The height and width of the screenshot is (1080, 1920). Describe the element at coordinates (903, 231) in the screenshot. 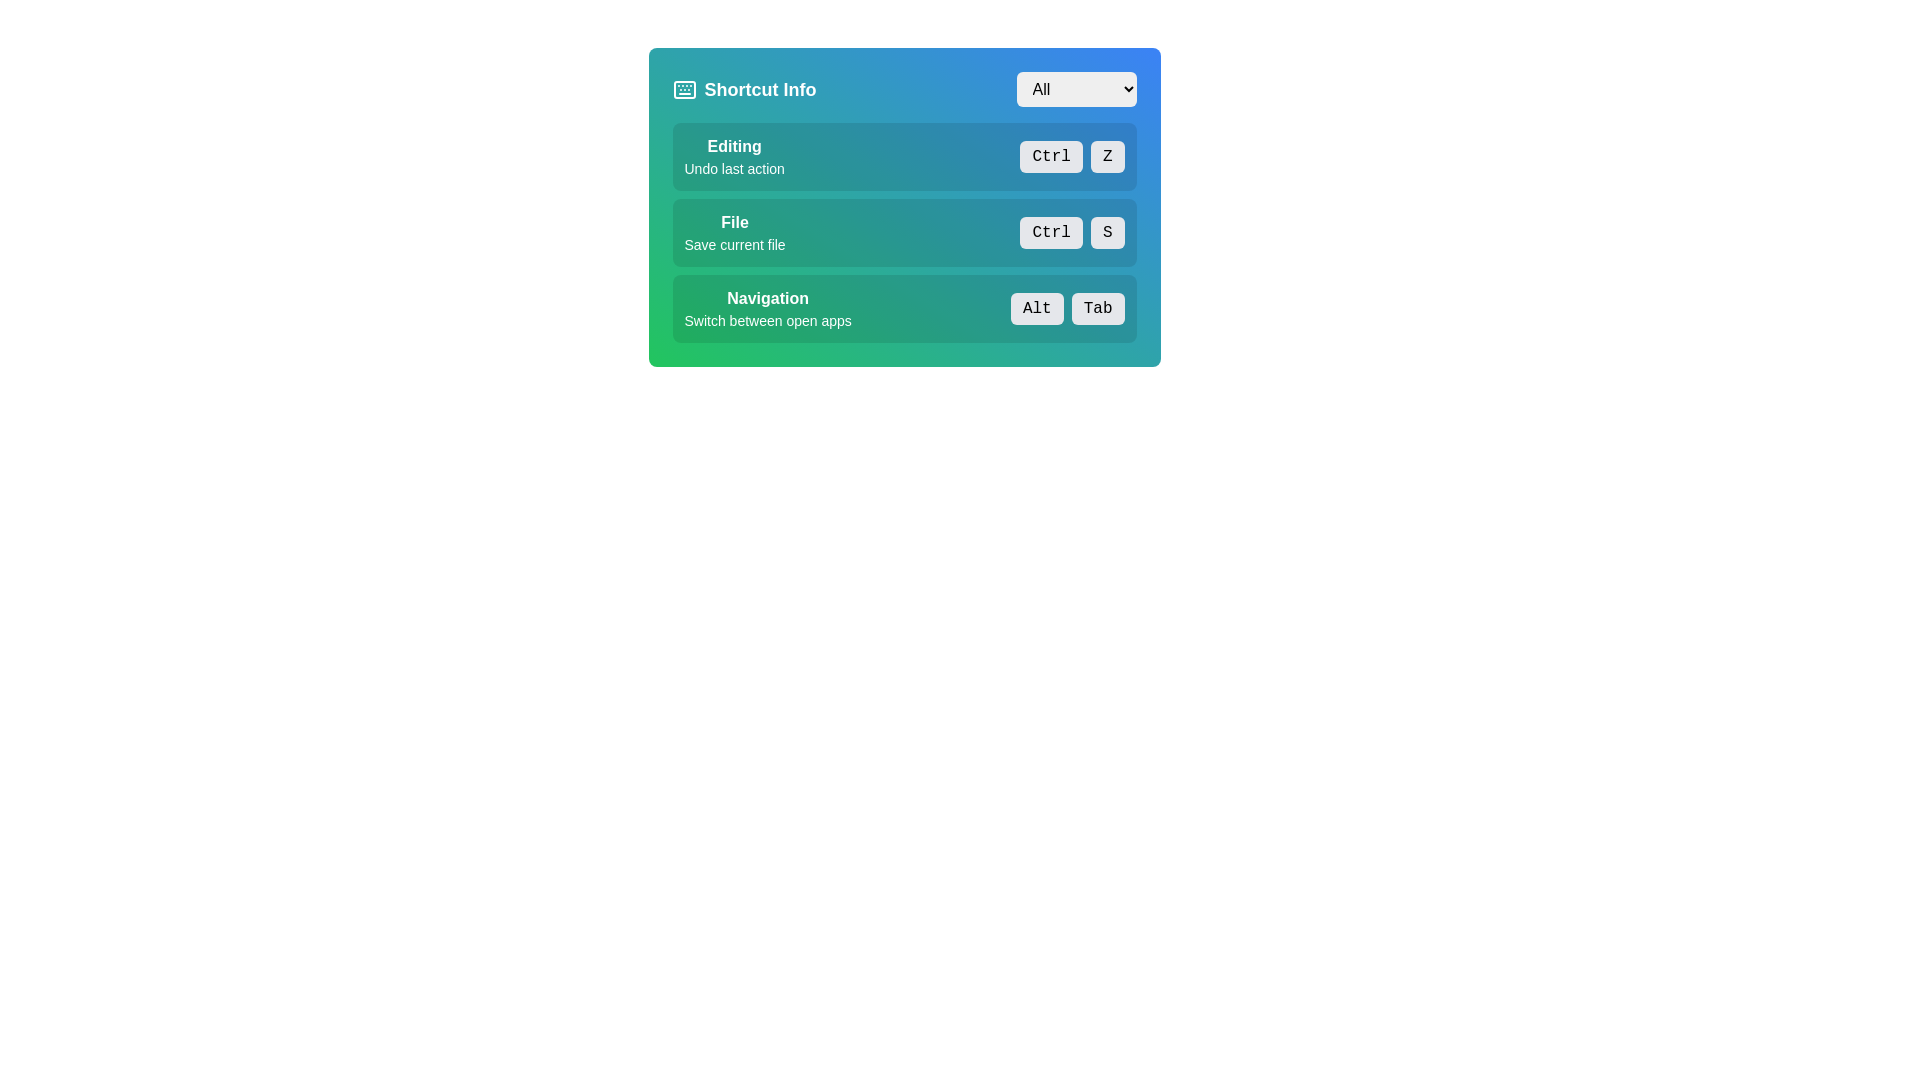

I see `the 'File' information section in the 'Shortcut Info' card, which describes 'Save current file' and includes 'Ctrl' and 'S' buttons` at that location.